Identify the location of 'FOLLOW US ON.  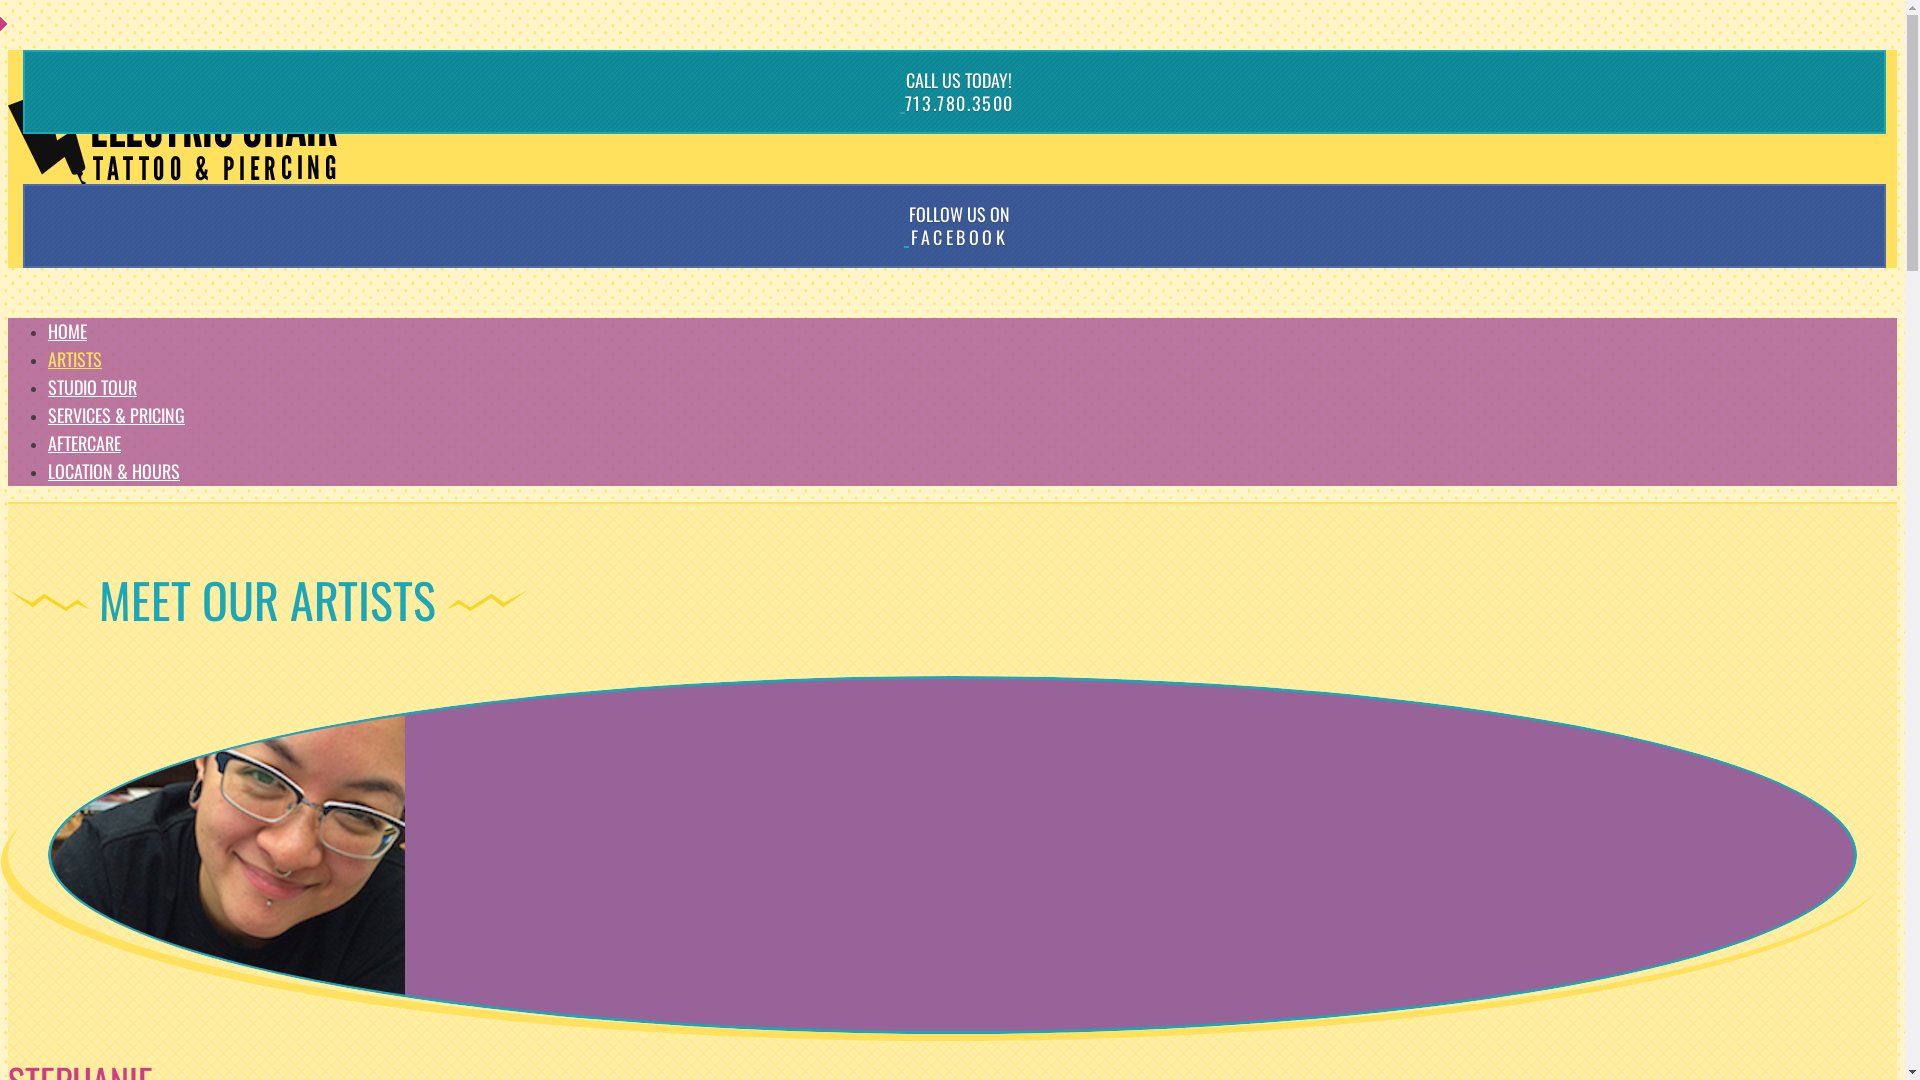
(951, 225).